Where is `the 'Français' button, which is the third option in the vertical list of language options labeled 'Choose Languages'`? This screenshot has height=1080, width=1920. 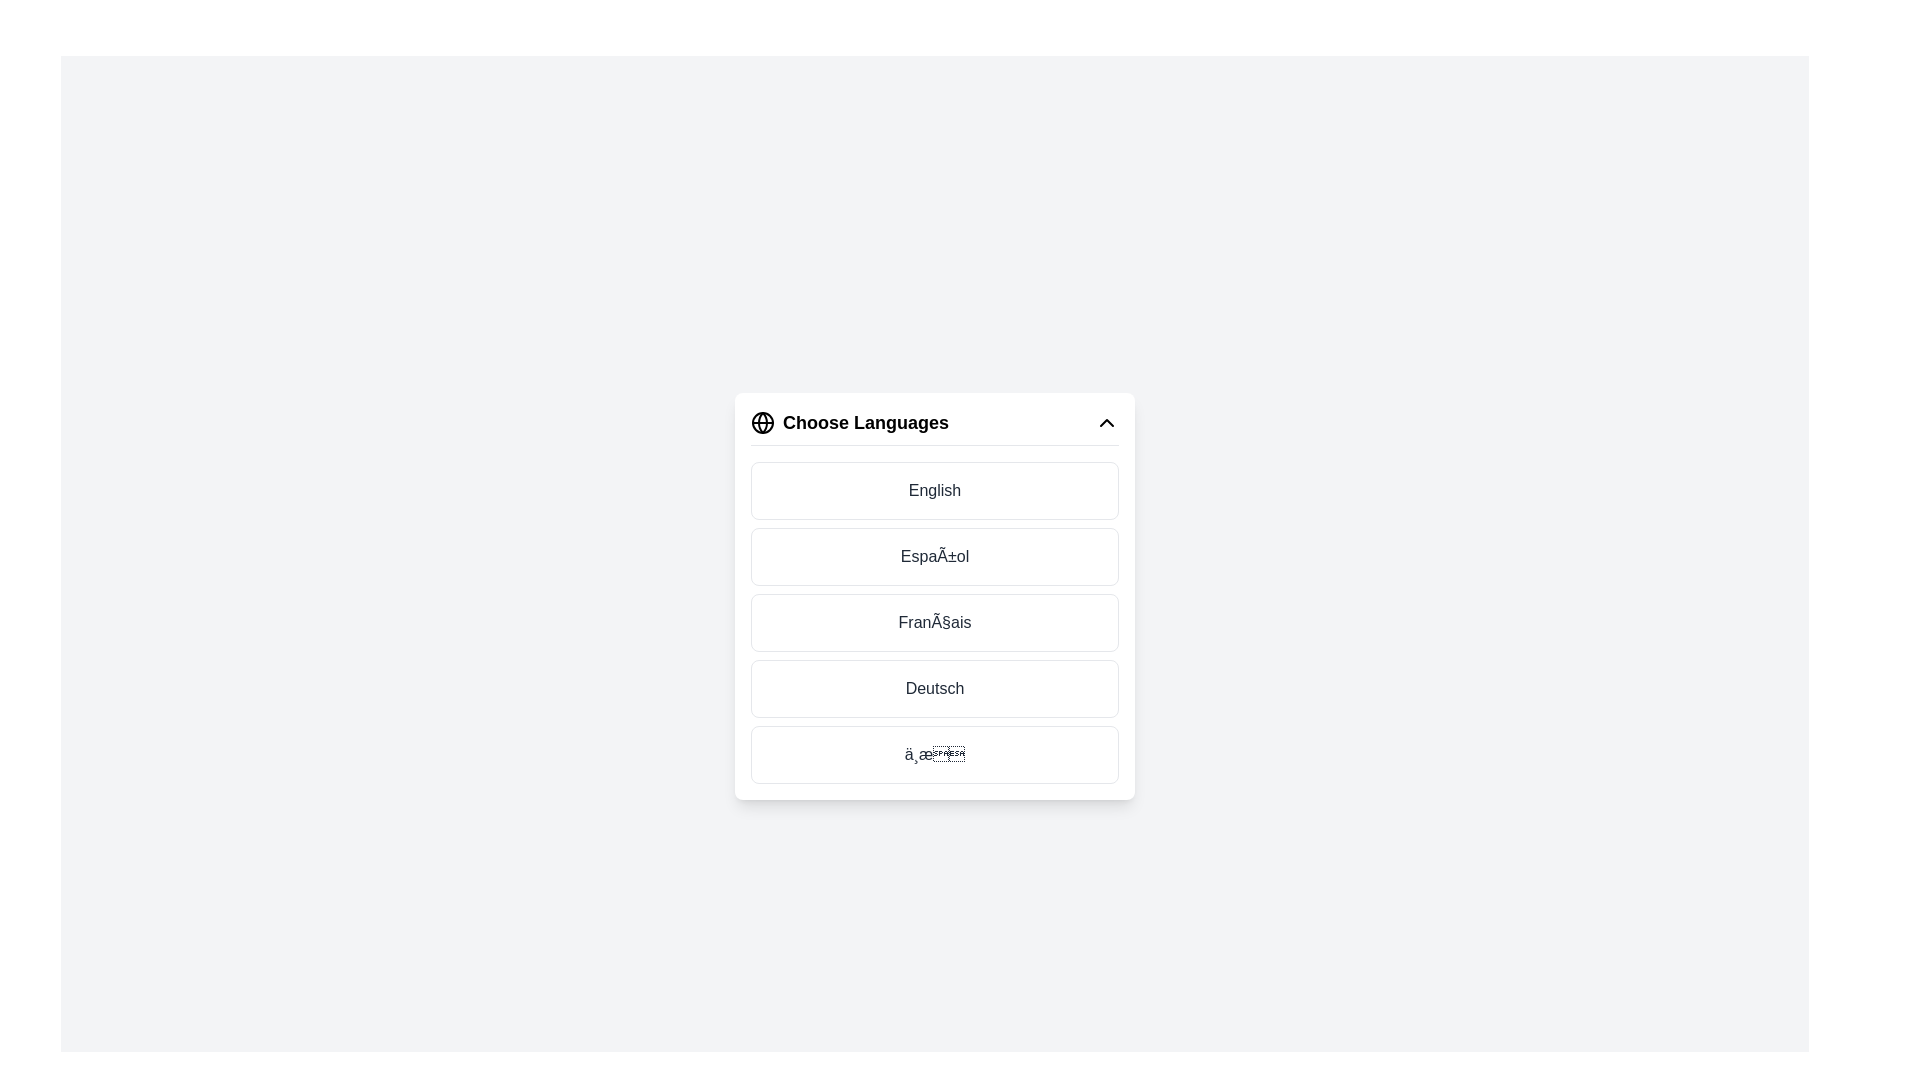 the 'Français' button, which is the third option in the vertical list of language options labeled 'Choose Languages' is located at coordinates (934, 621).